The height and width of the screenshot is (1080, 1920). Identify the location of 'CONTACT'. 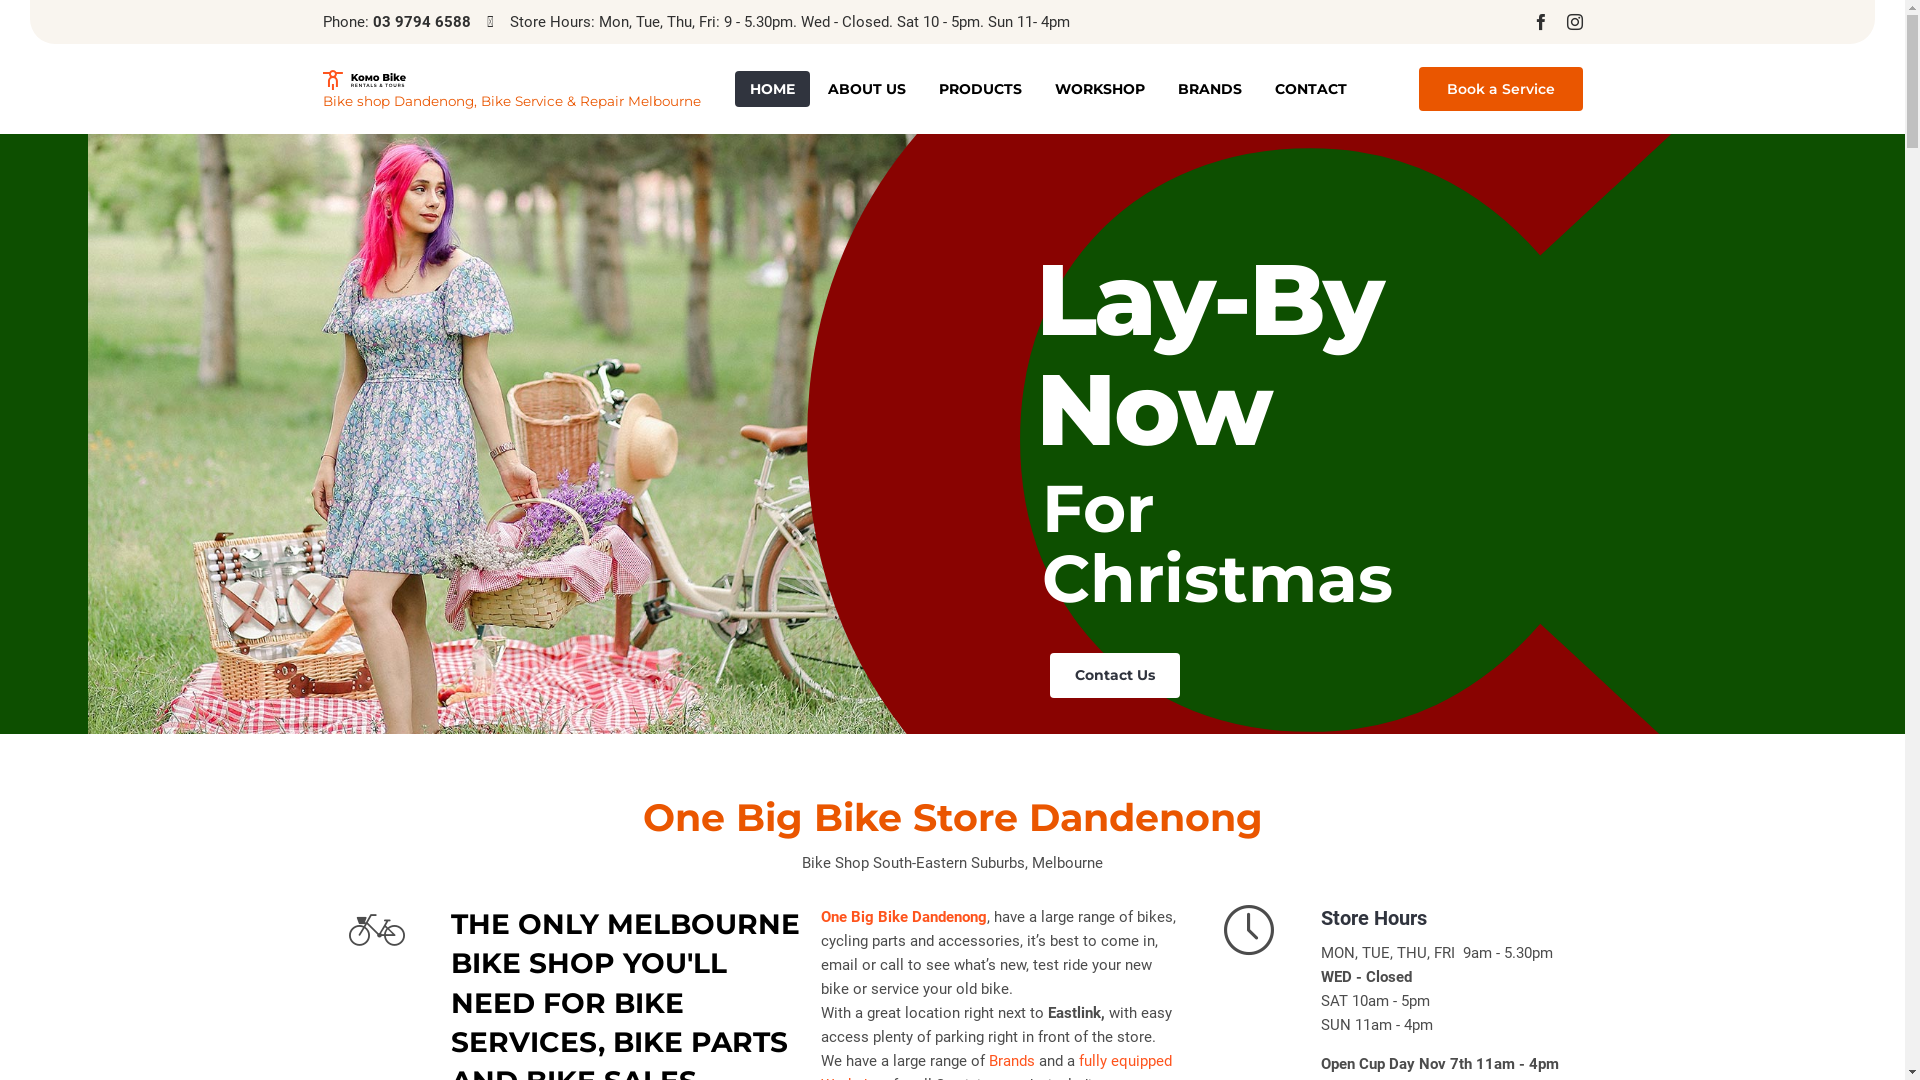
(1258, 87).